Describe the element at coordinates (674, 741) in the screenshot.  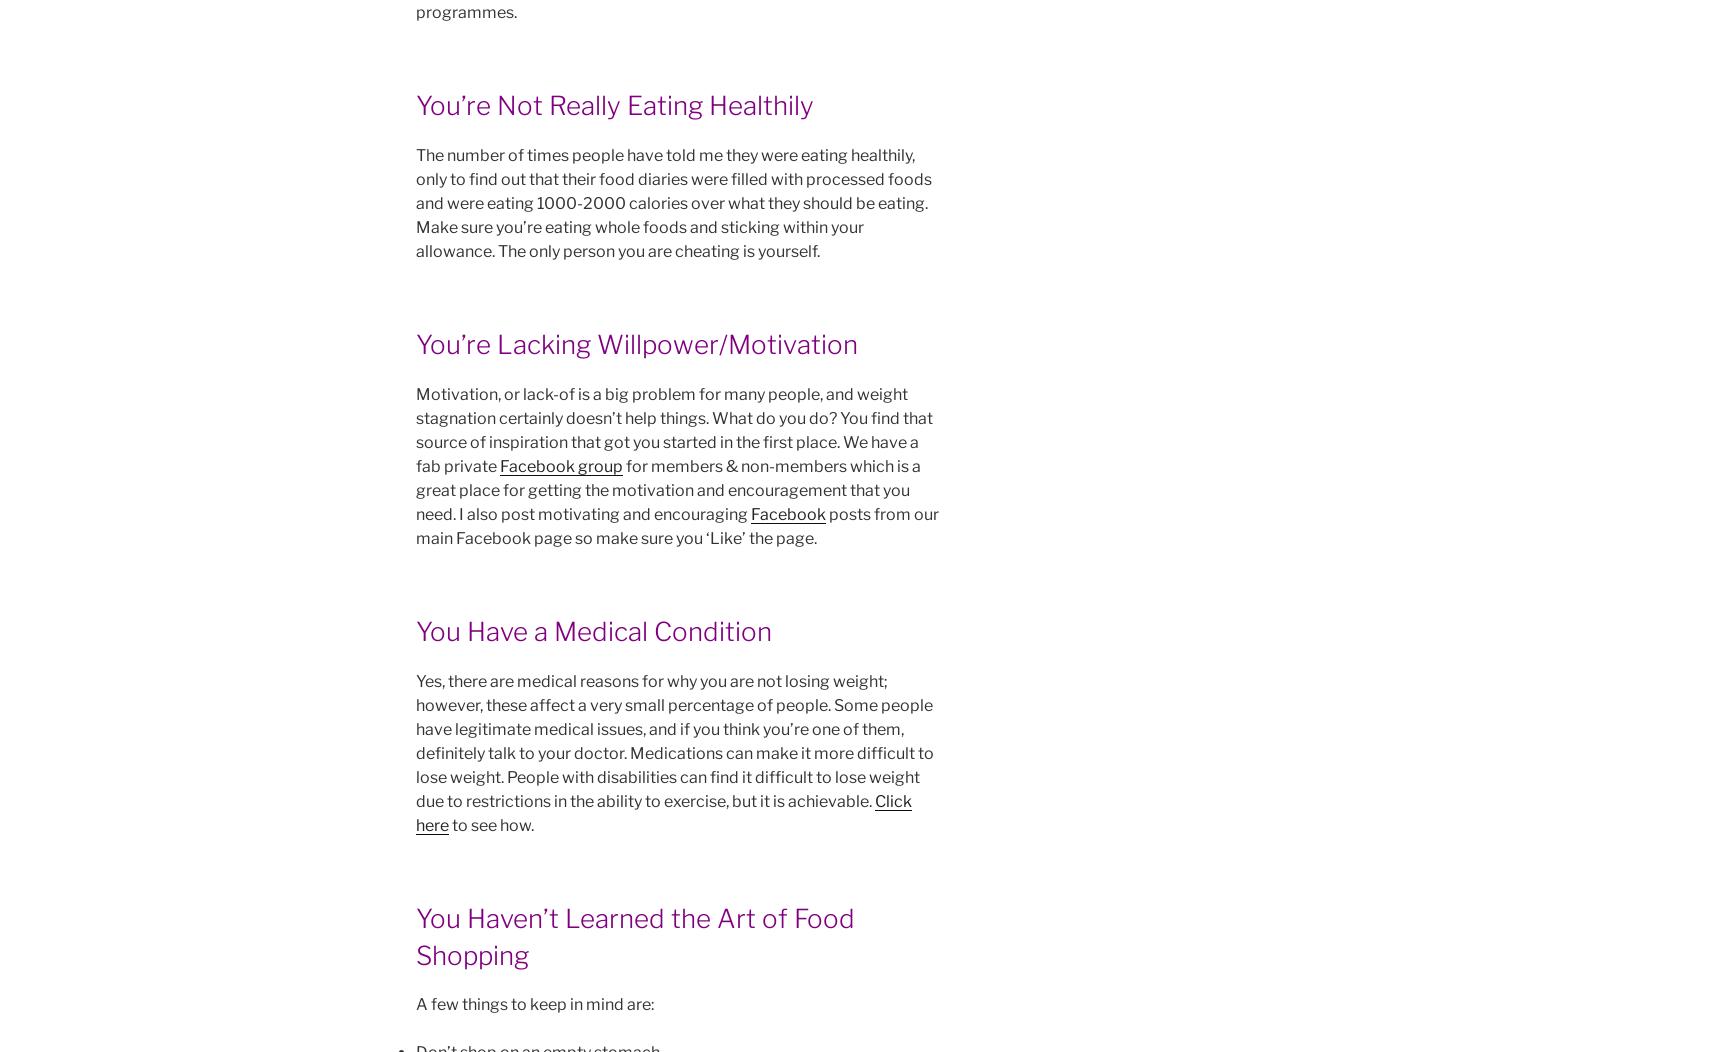
I see `'Yes, there are medical reasons for why you are not losing weight; however, these affect a very small percentage of people. Some people have legitimate medical issues, and if you think you’re one of them, definitely talk to your doctor. Medications can make it more difficult to lose weight. People with disabilities can find it difficult to lose weight due to restrictions in the ability to exercise, but it is achievable.'` at that location.